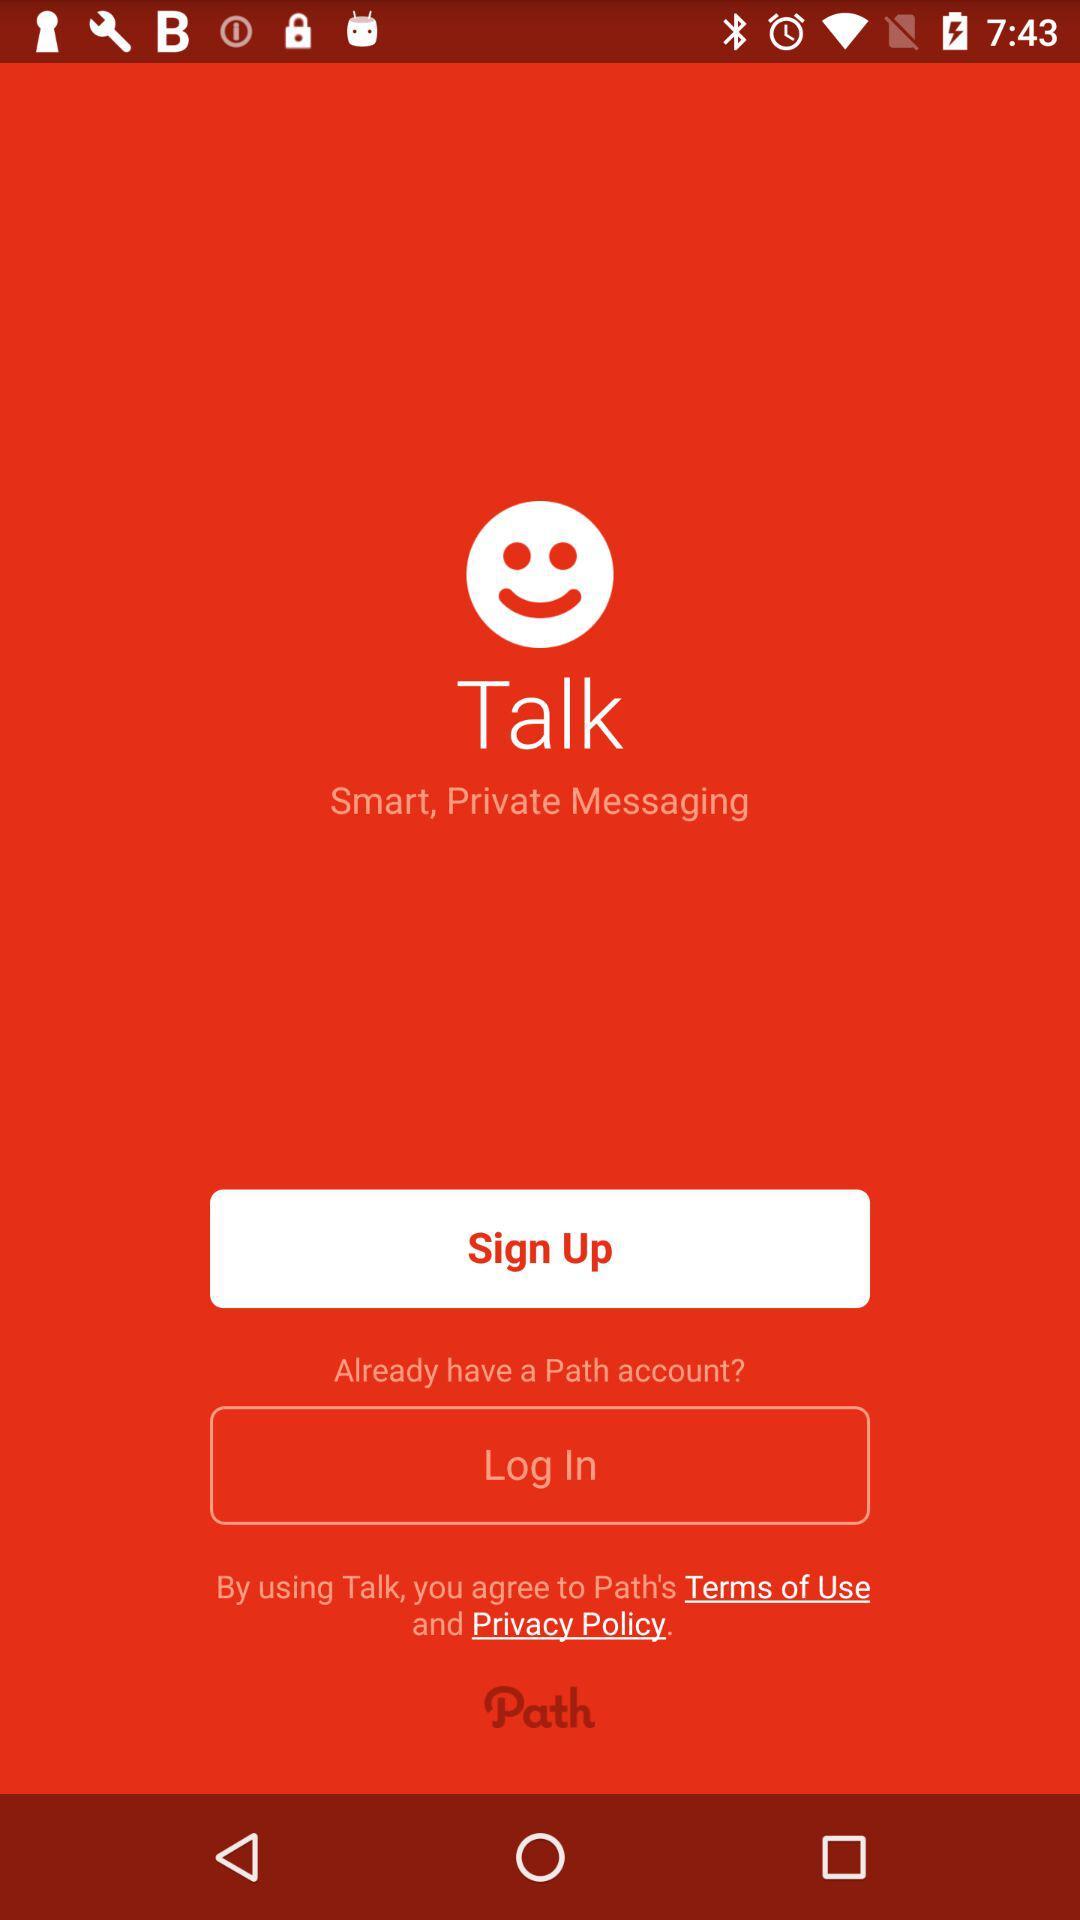  What do you see at coordinates (540, 1247) in the screenshot?
I see `the sign up item` at bounding box center [540, 1247].